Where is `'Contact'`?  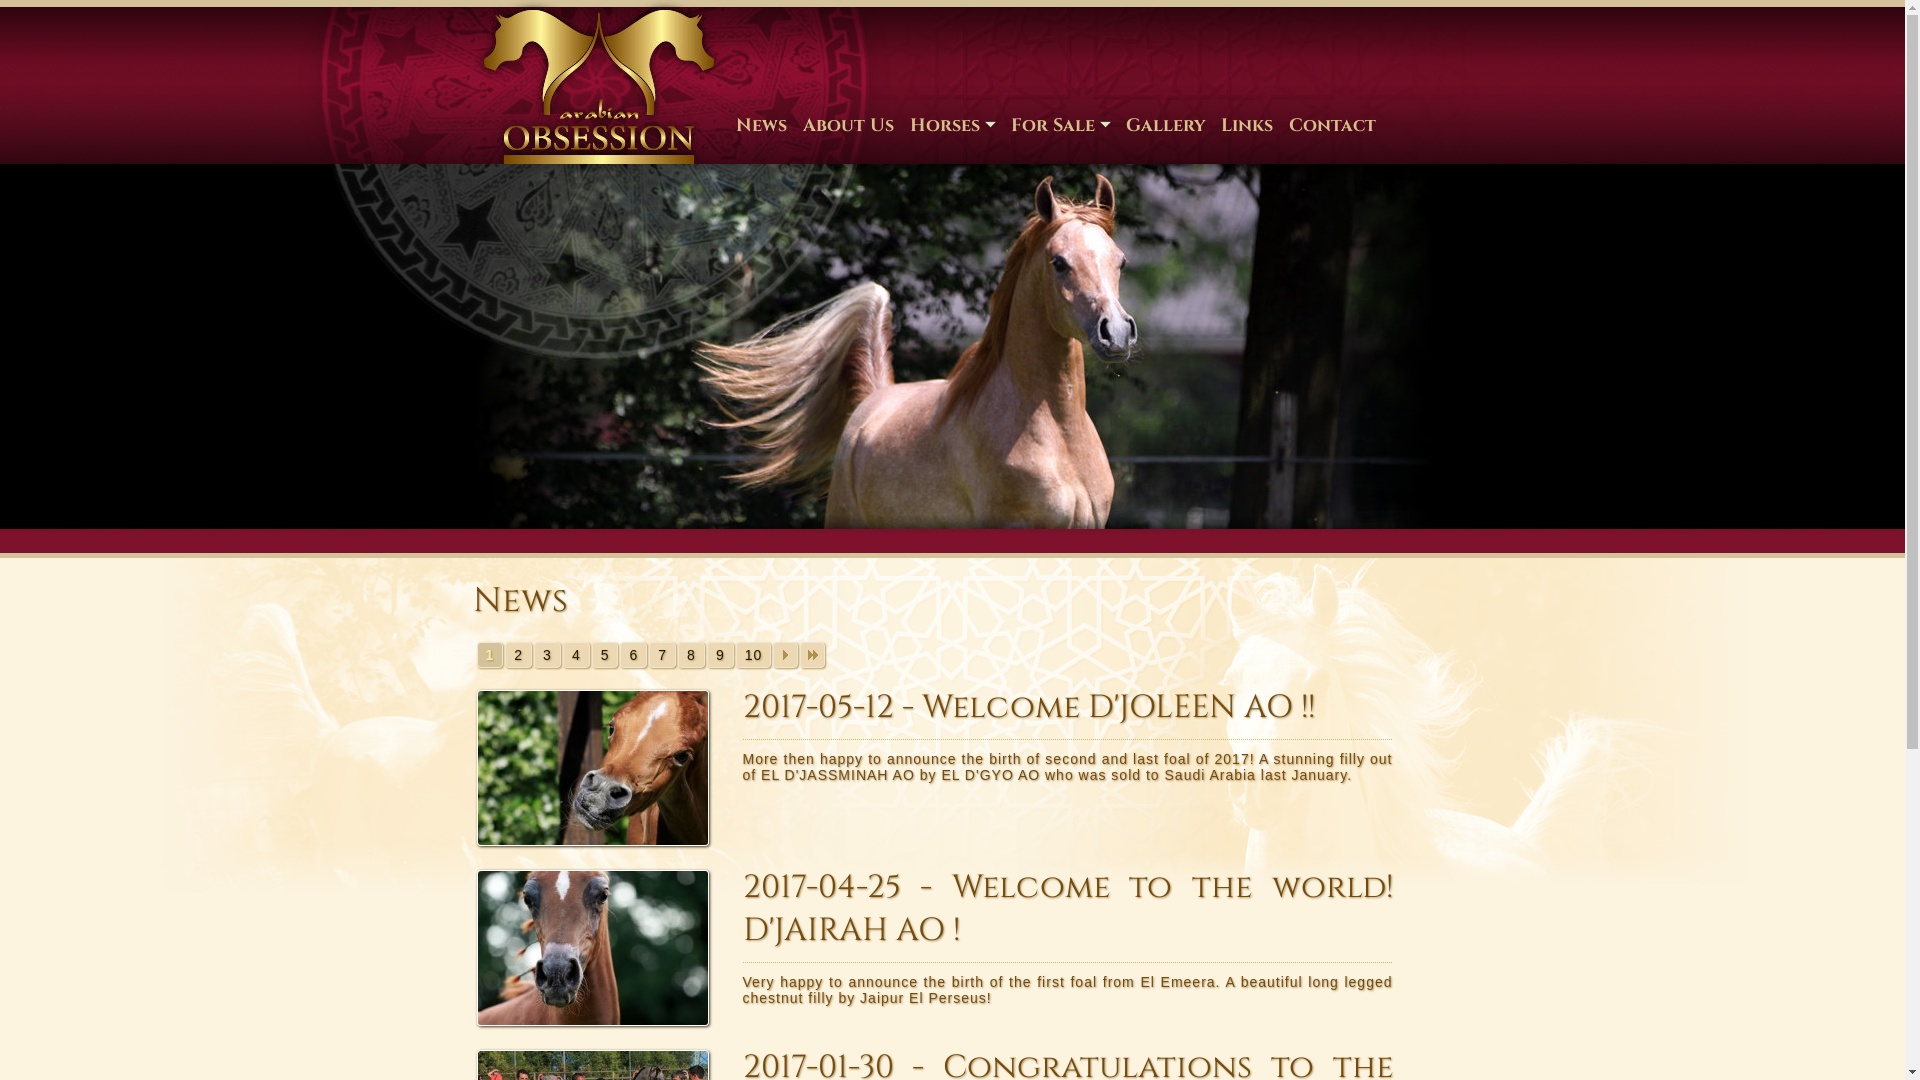 'Contact' is located at coordinates (1280, 124).